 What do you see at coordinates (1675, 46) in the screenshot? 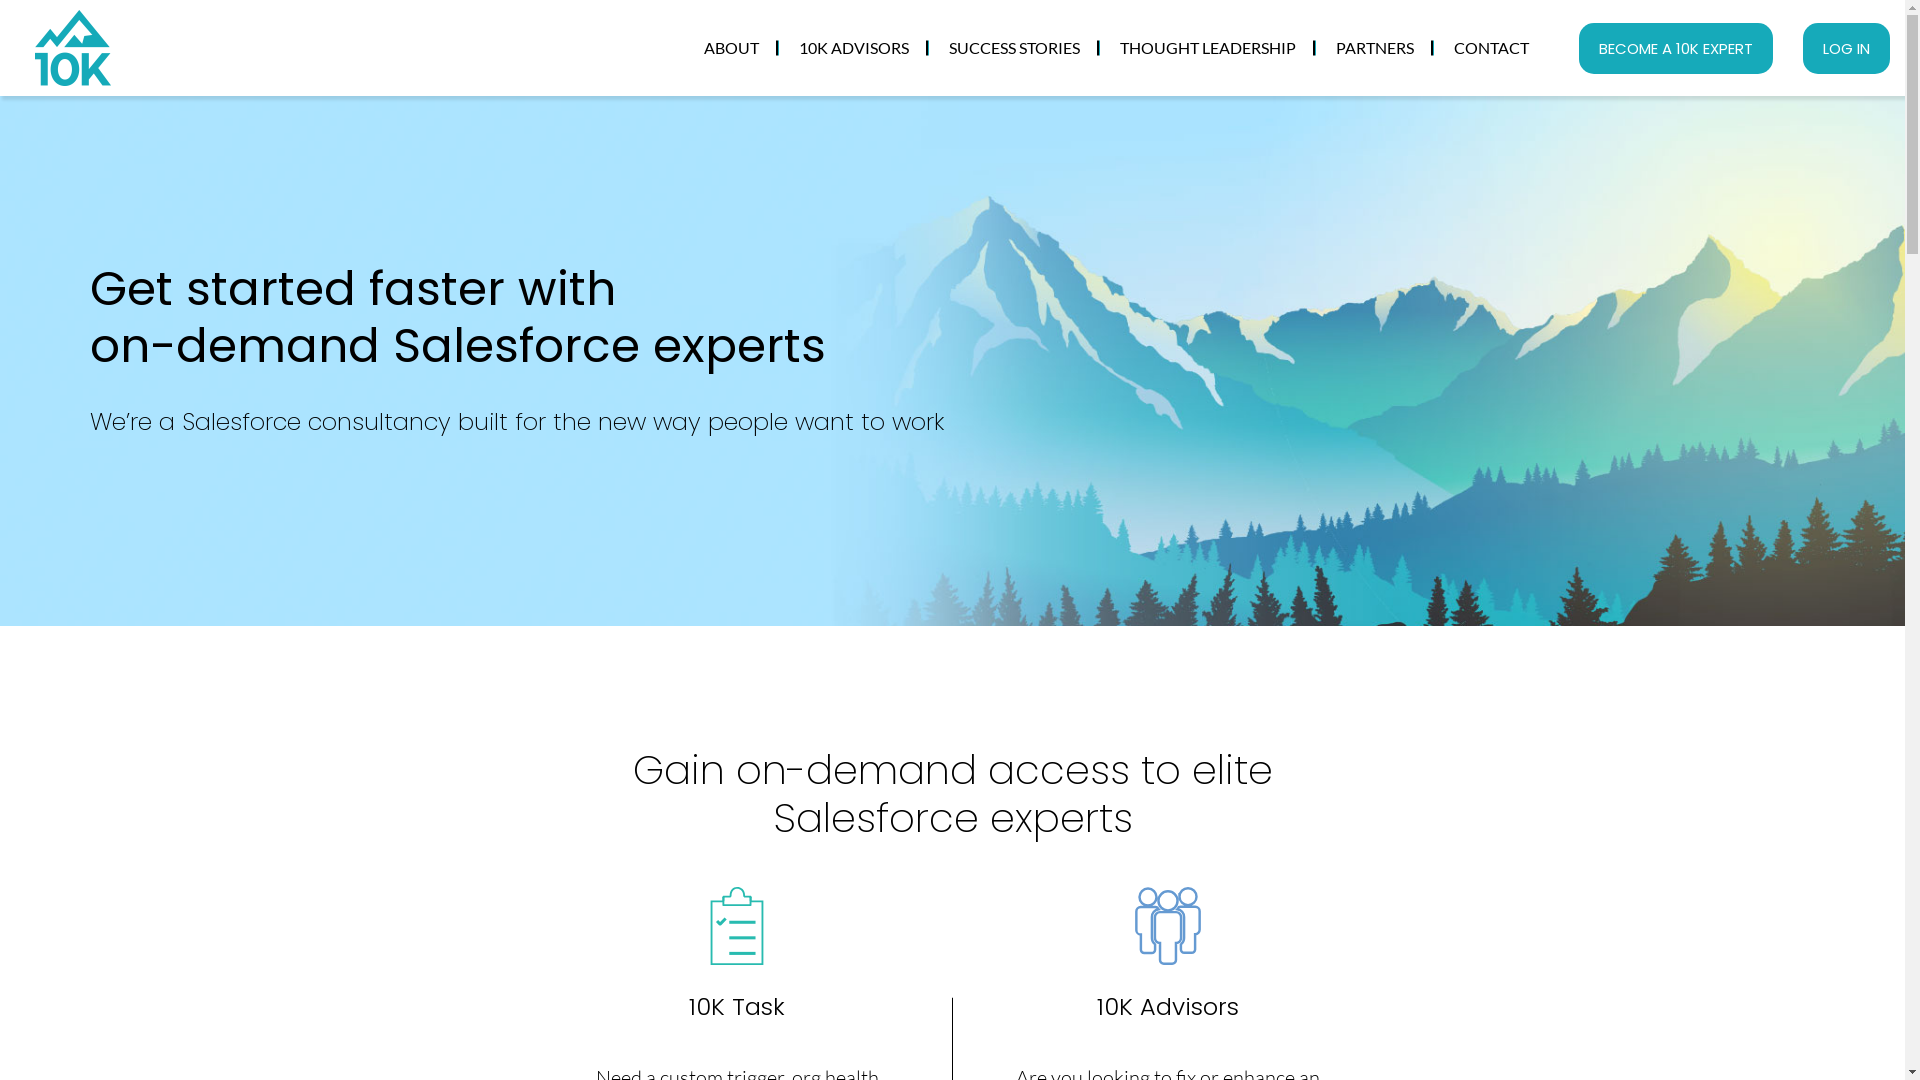
I see `'BECOME A 10K EXPERT'` at bounding box center [1675, 46].